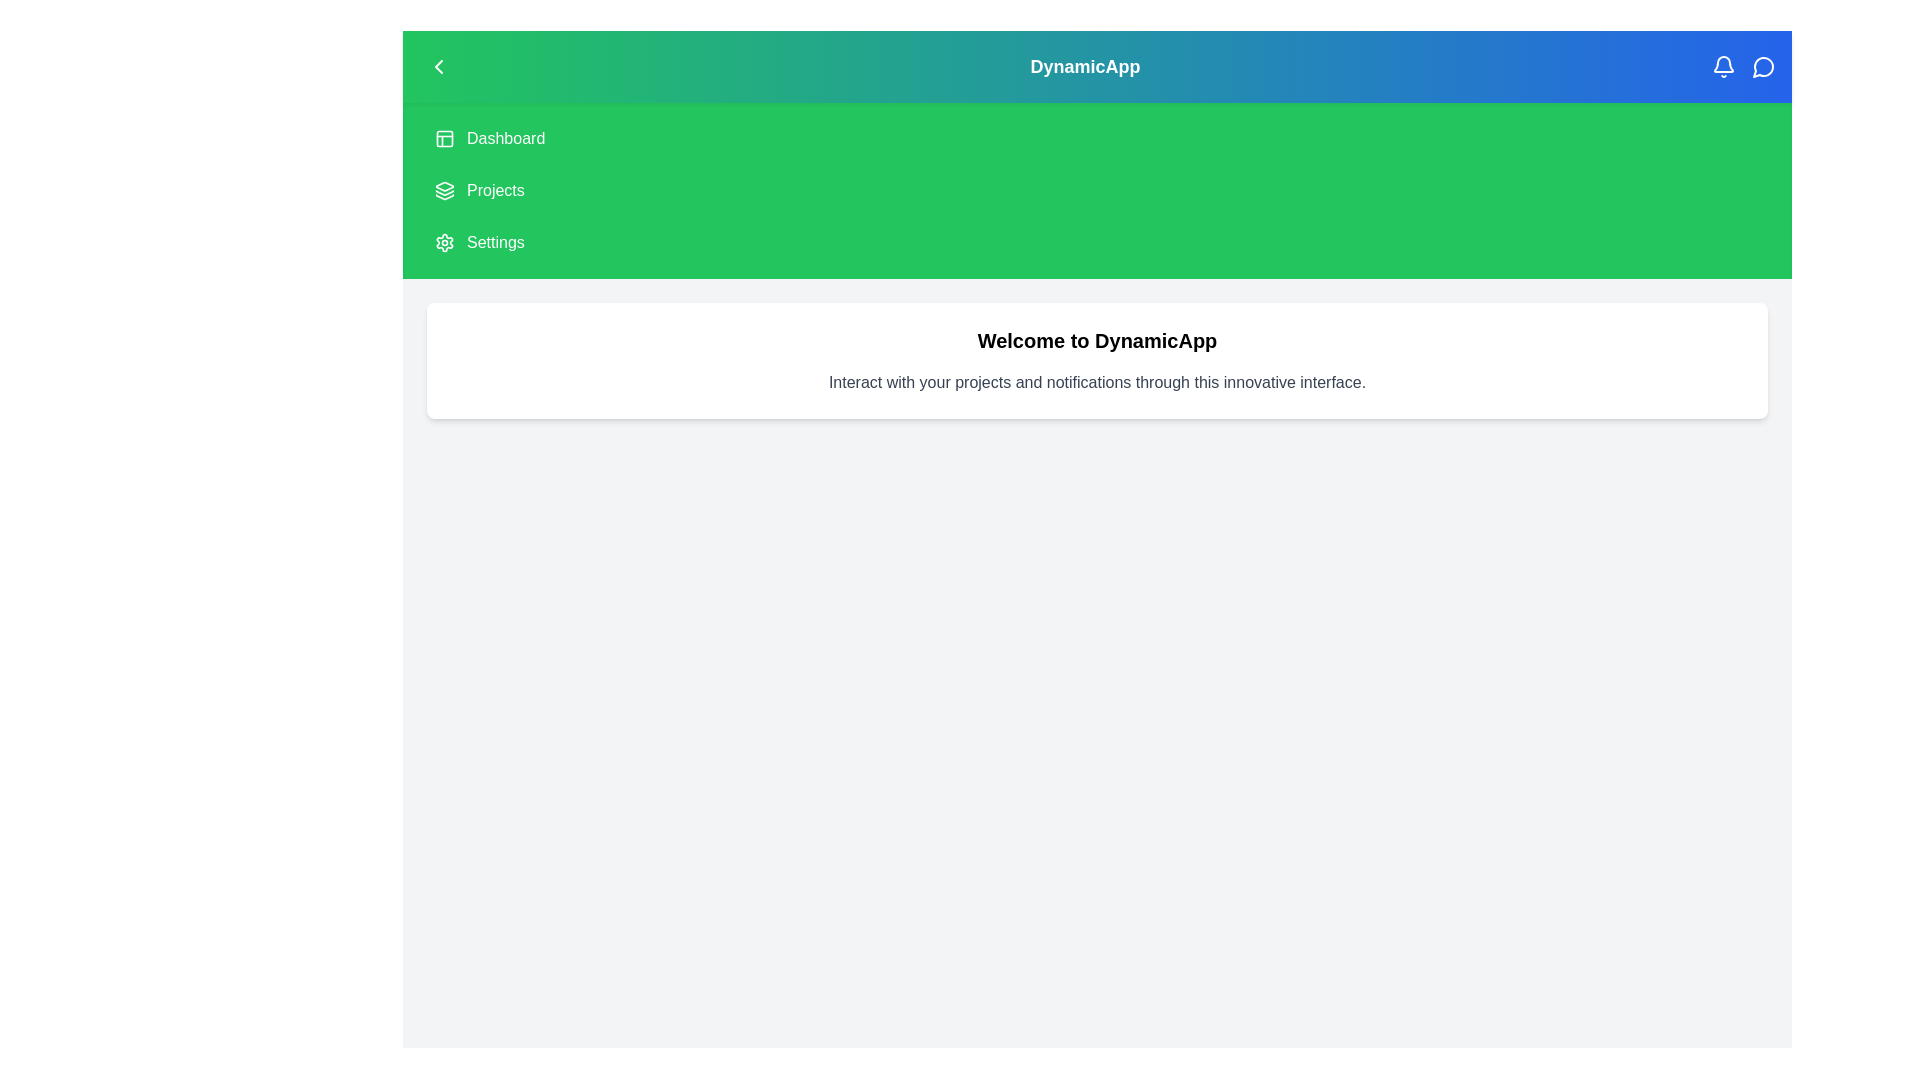 This screenshot has height=1080, width=1920. I want to click on the 'Projects' menu item to navigate to the Projects section, so click(494, 191).